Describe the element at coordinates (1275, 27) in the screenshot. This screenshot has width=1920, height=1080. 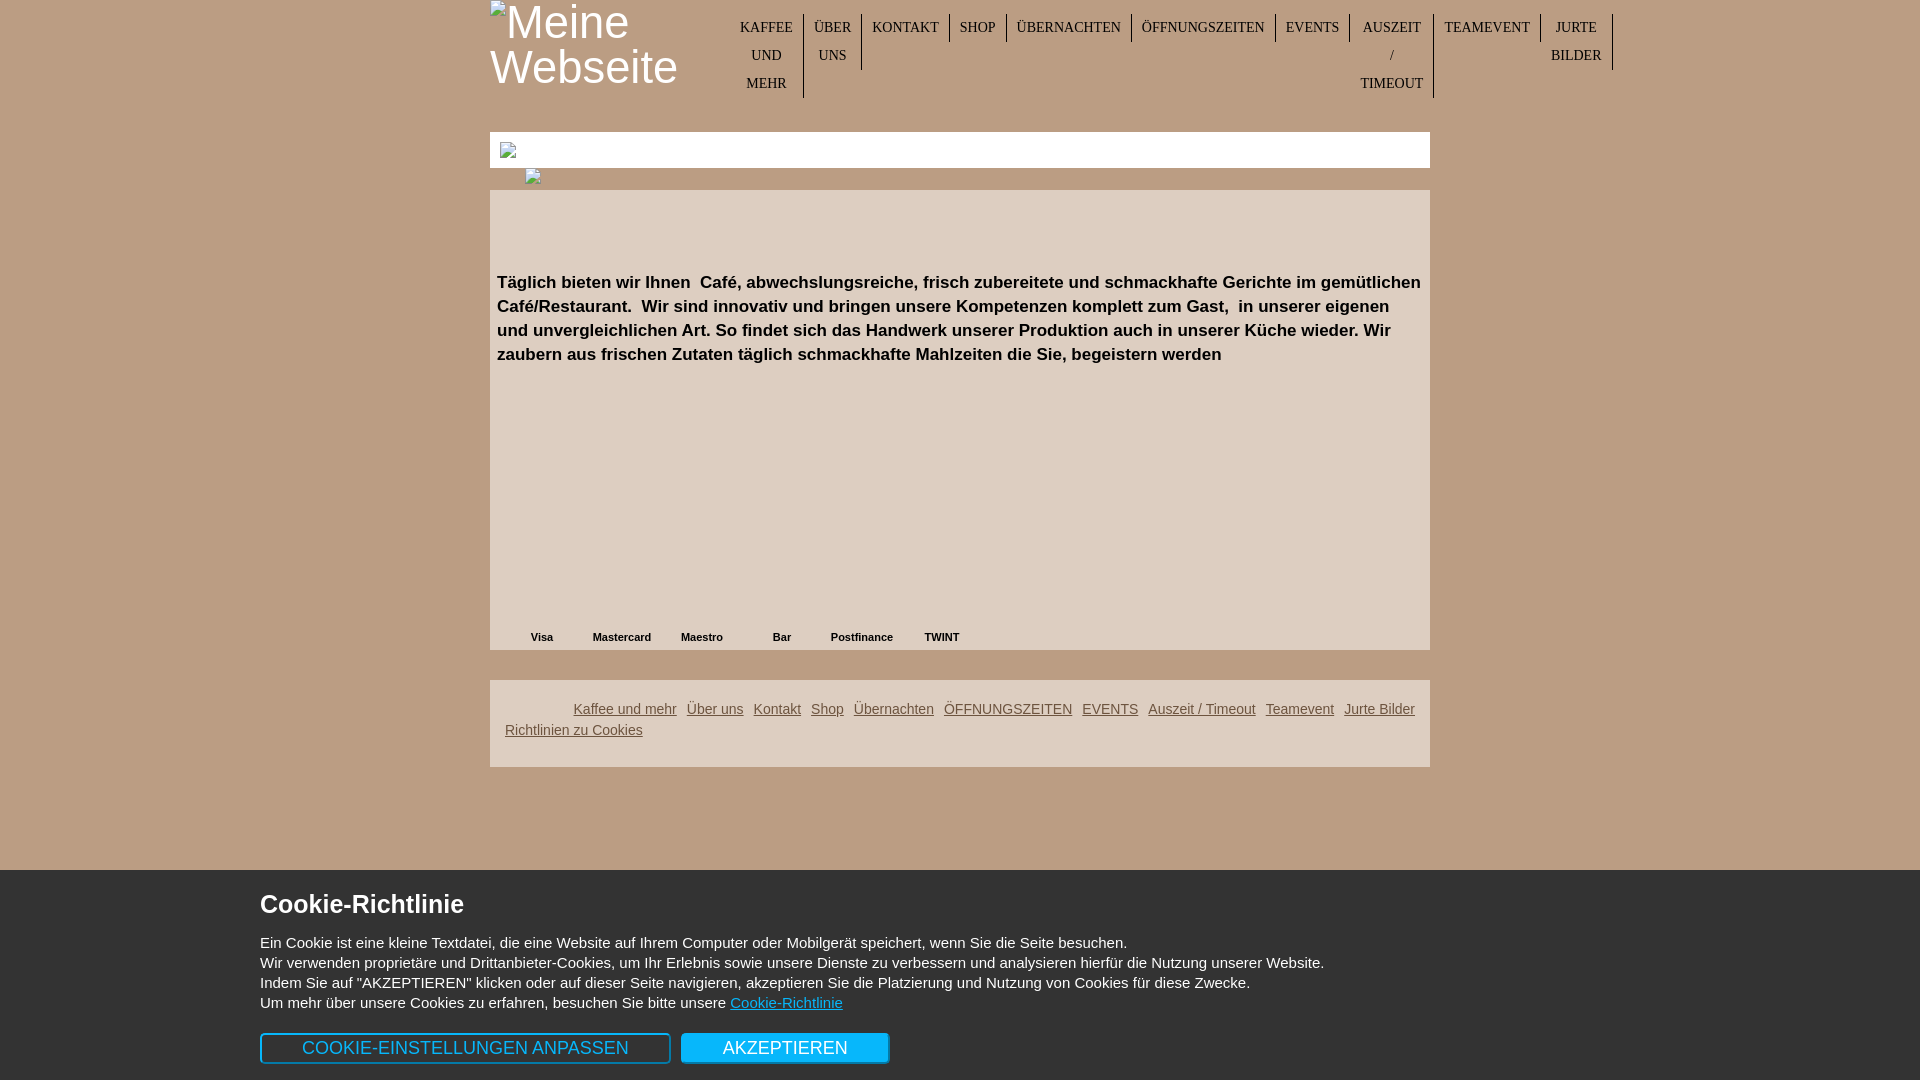
I see `'EVENTS'` at that location.